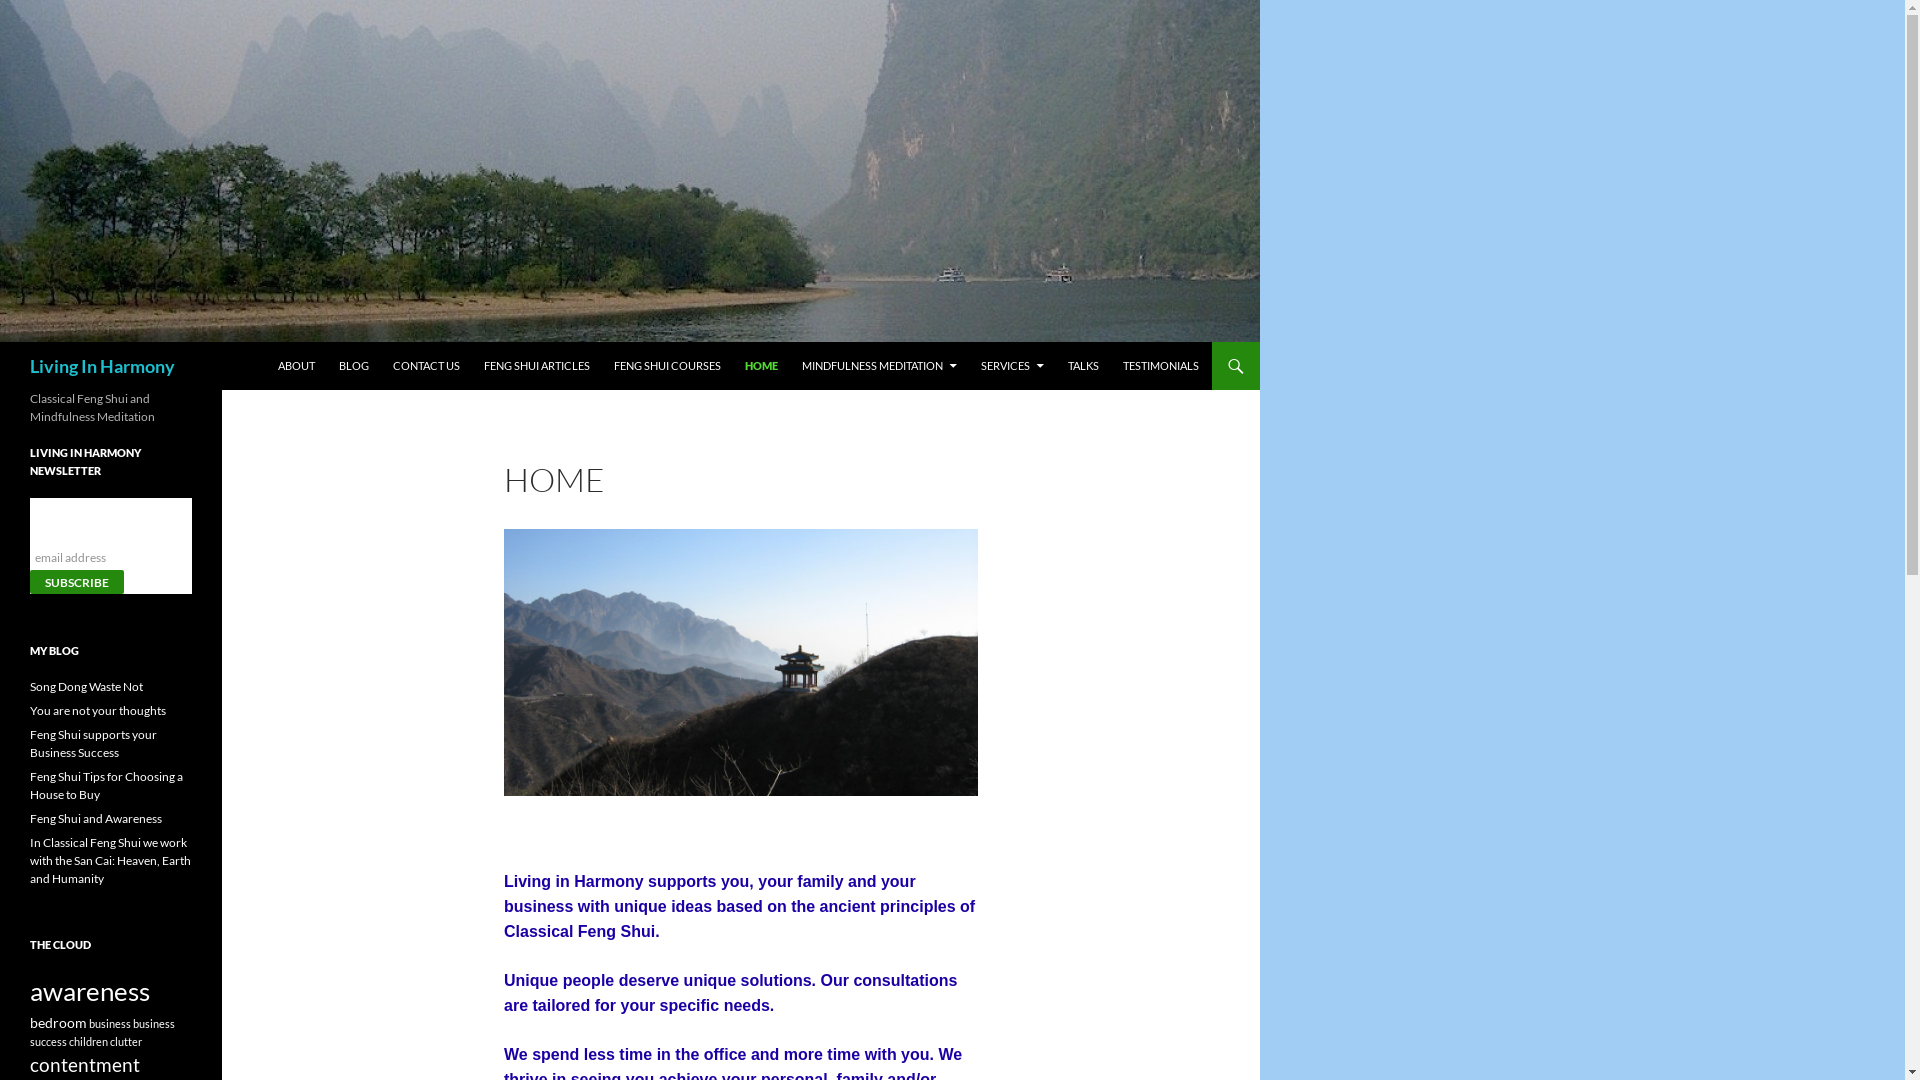  Describe the element at coordinates (667, 366) in the screenshot. I see `'FENG SHUI COURSES'` at that location.